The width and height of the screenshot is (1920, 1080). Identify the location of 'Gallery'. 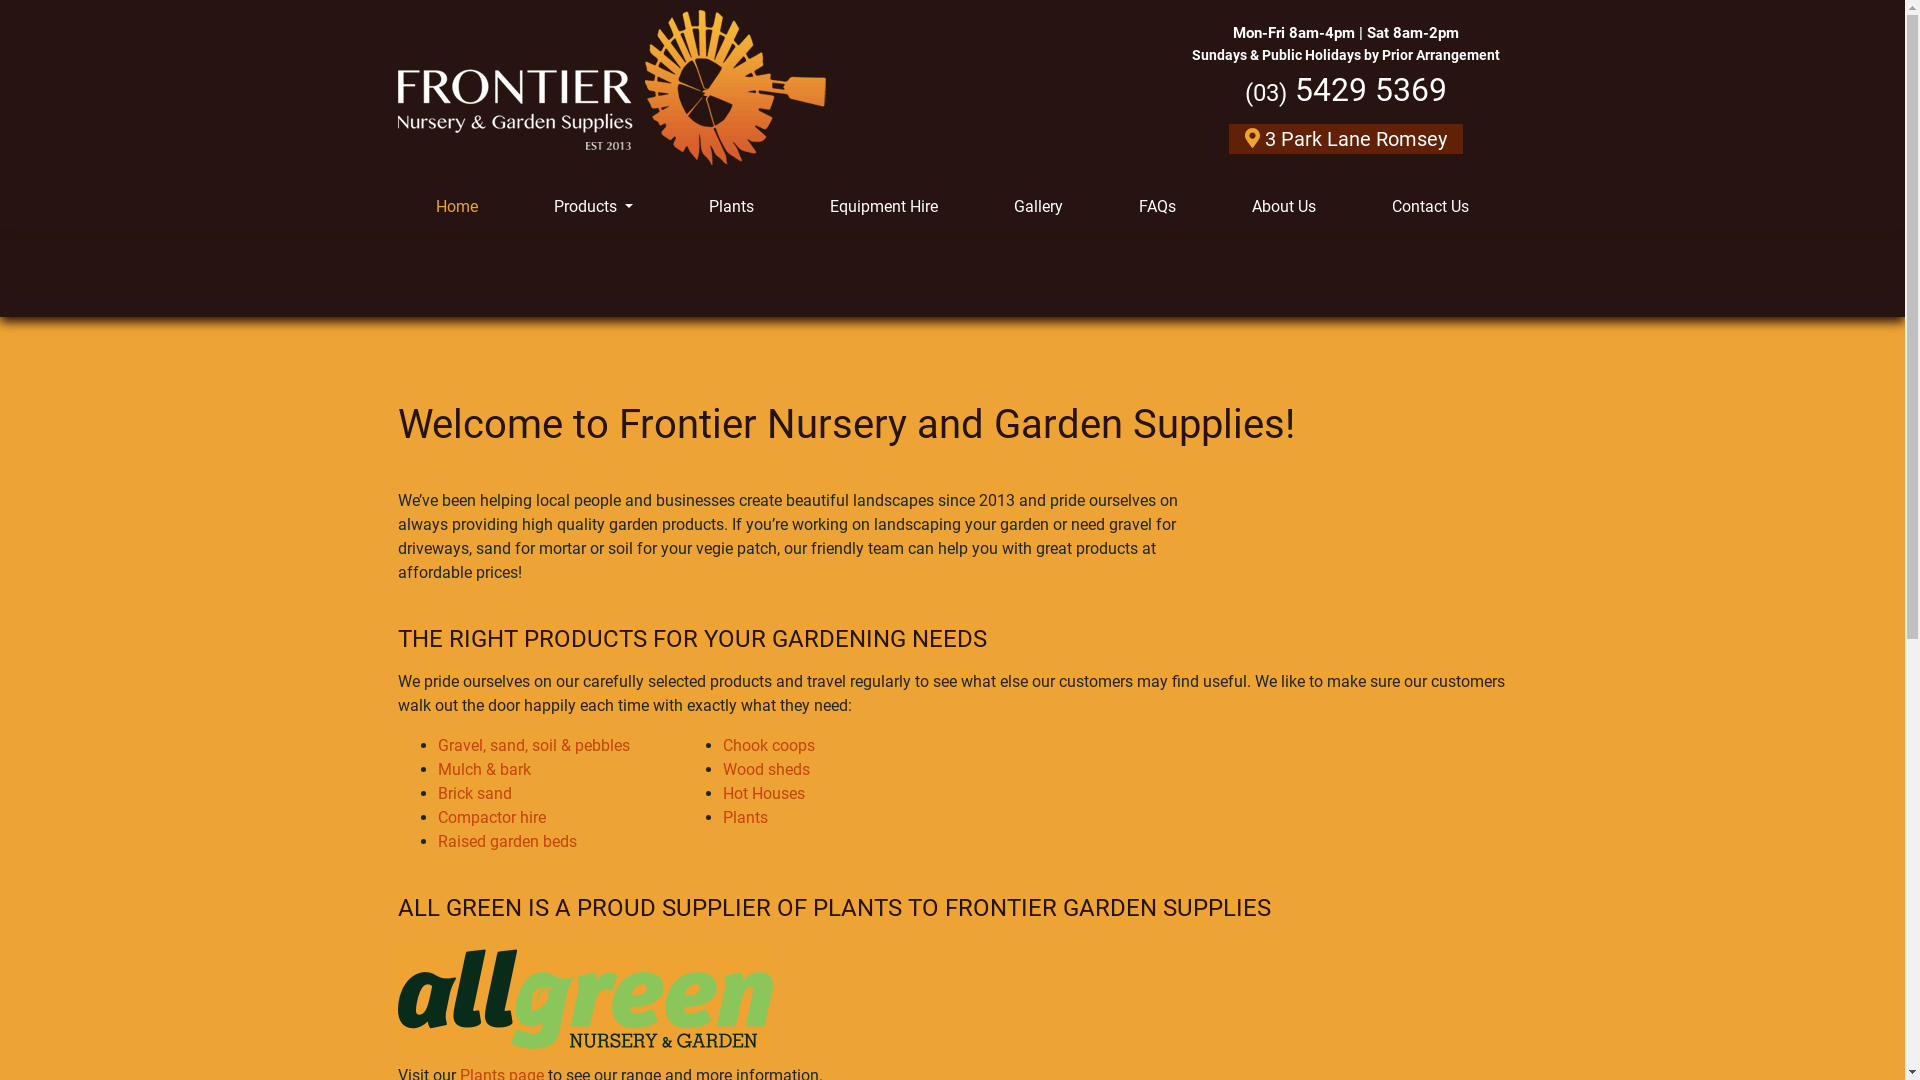
(975, 207).